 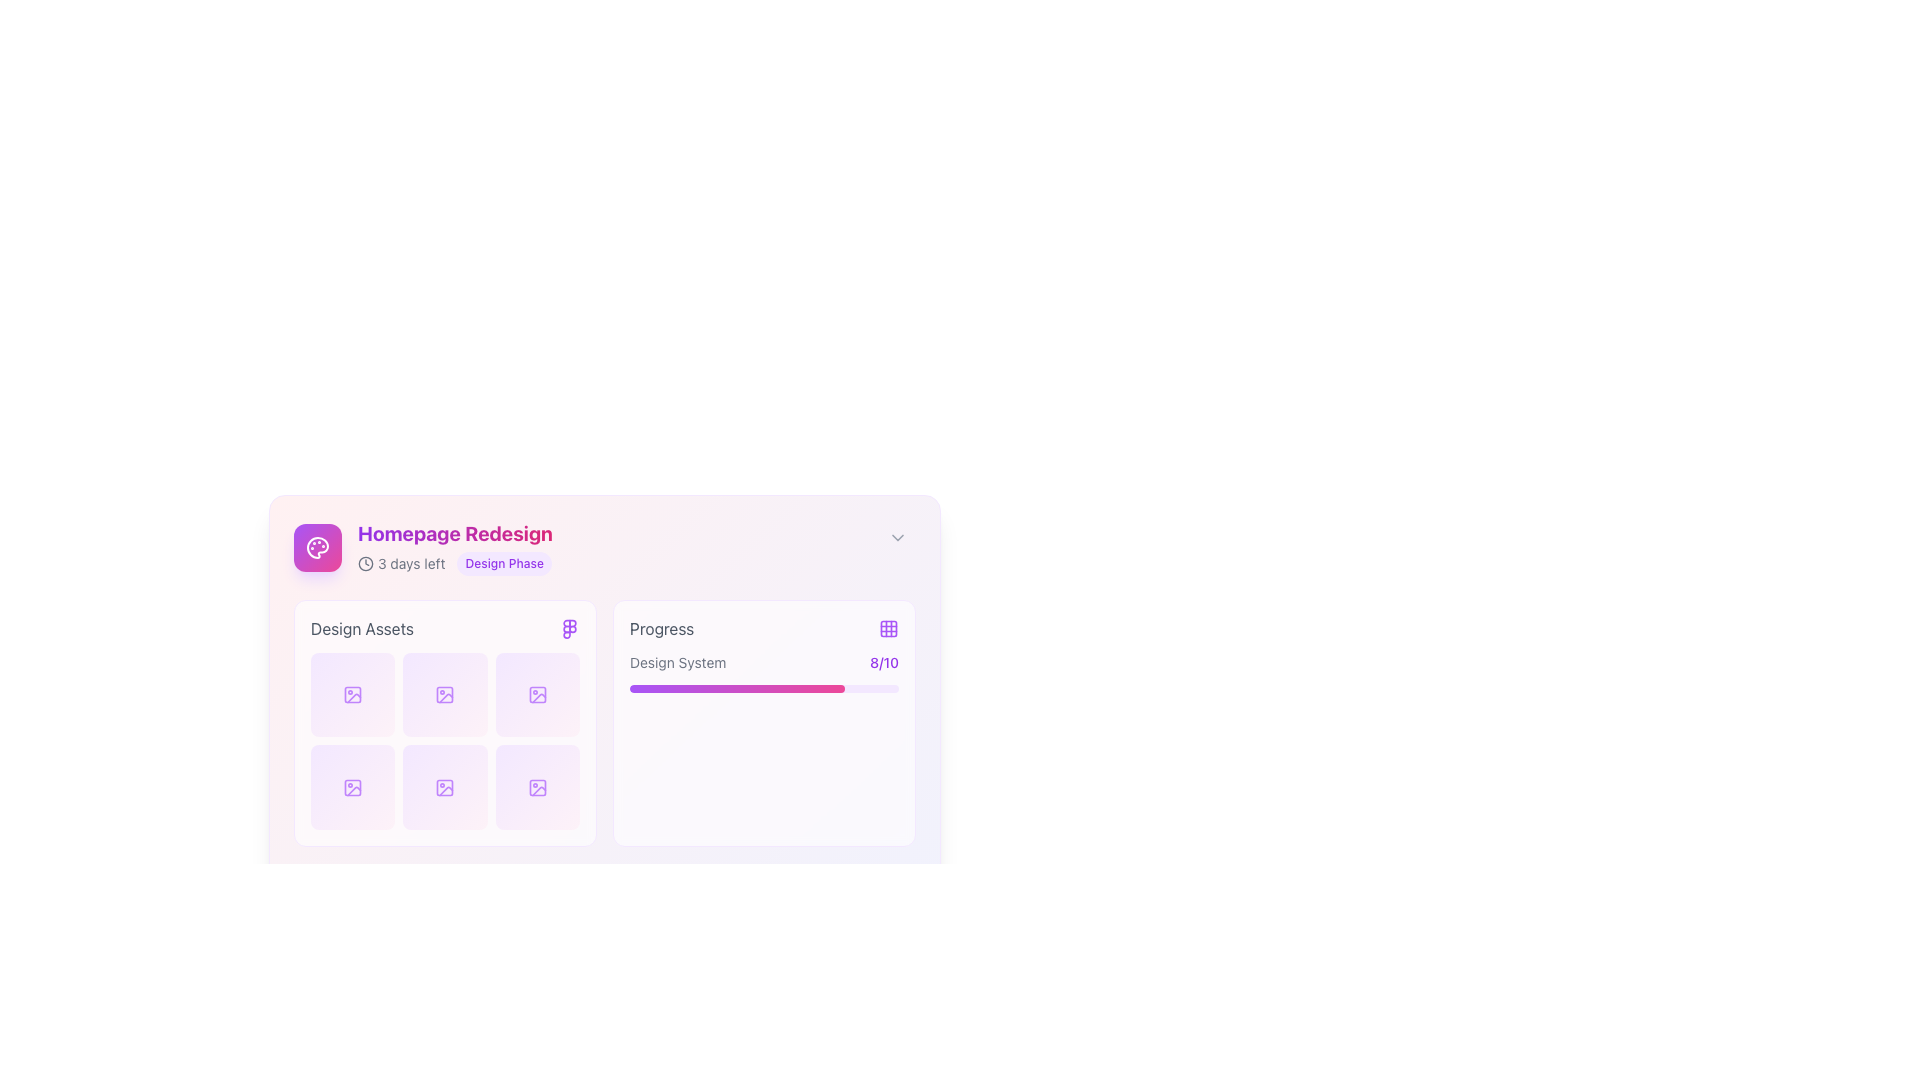 I want to click on the small clock icon with a circular outline and clock hands, located to the left of the '3 days left' text in the header section of the 'Homepage Redesign' card, so click(x=365, y=563).